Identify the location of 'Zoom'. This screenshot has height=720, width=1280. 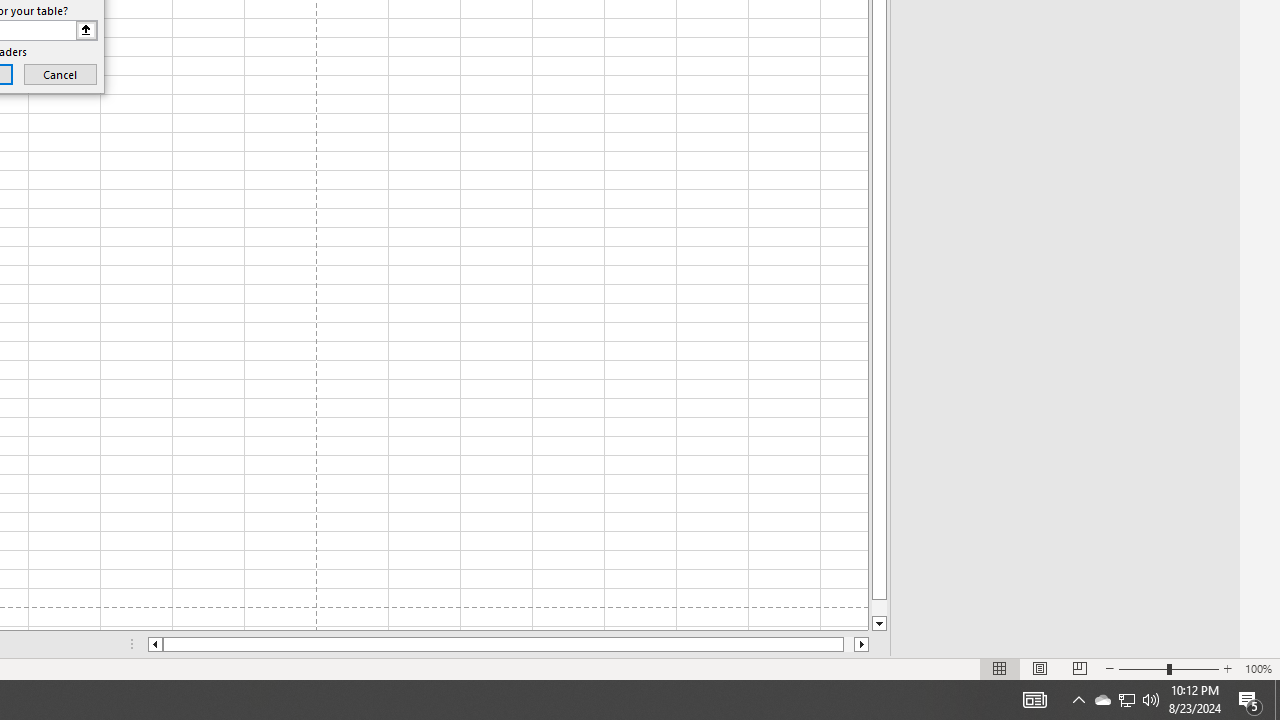
(1168, 669).